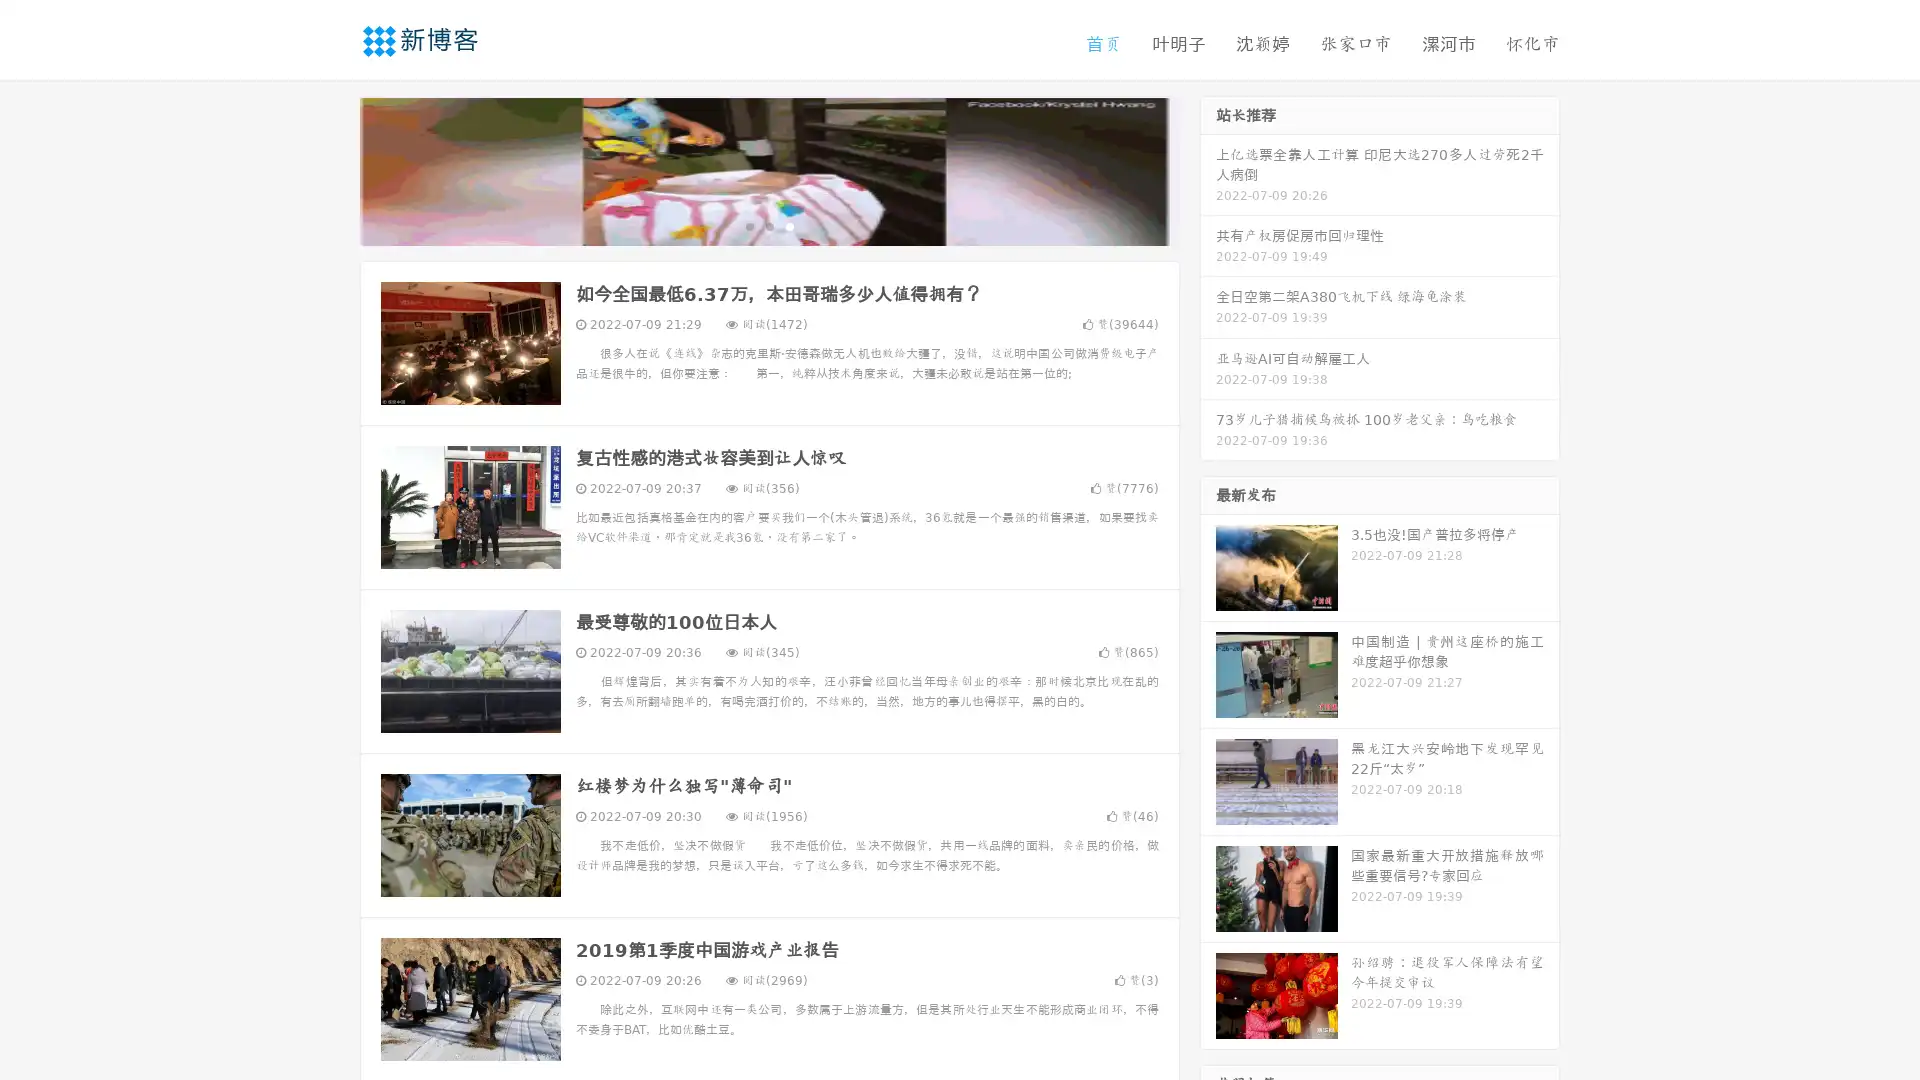 This screenshot has width=1920, height=1080. What do you see at coordinates (768, 225) in the screenshot?
I see `Go to slide 2` at bounding box center [768, 225].